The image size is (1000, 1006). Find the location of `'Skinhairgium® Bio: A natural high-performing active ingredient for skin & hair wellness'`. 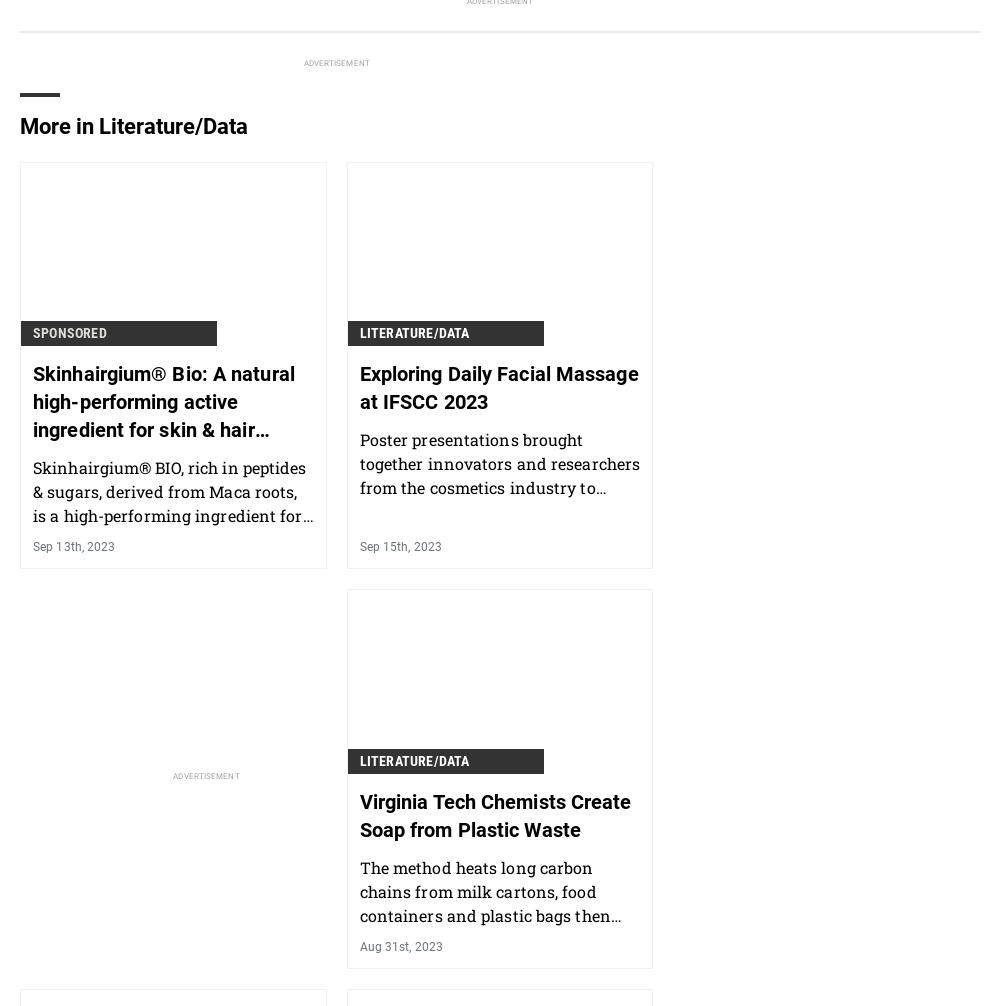

'Skinhairgium® Bio: A natural high-performing active ingredient for skin & hair wellness' is located at coordinates (163, 414).